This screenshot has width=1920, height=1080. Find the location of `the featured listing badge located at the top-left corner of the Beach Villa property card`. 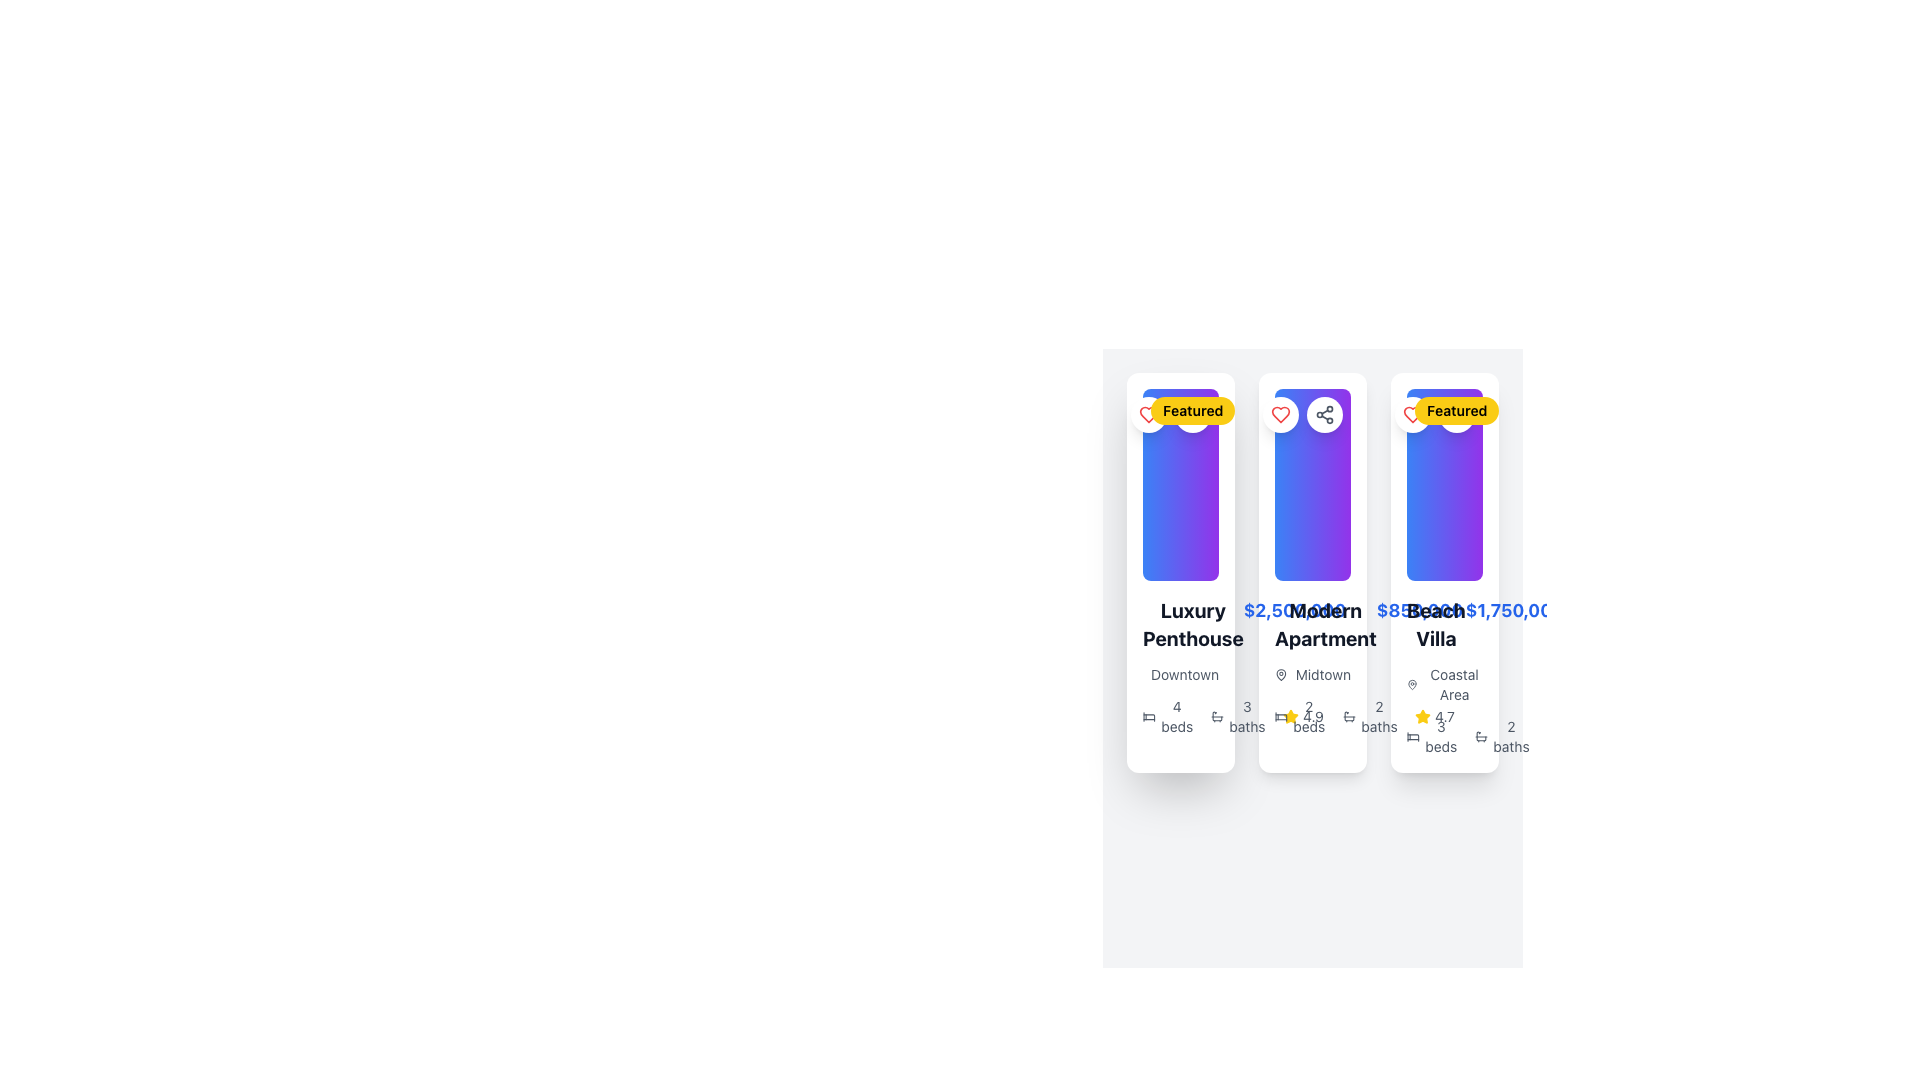

the featured listing badge located at the top-left corner of the Beach Villa property card is located at coordinates (1457, 410).